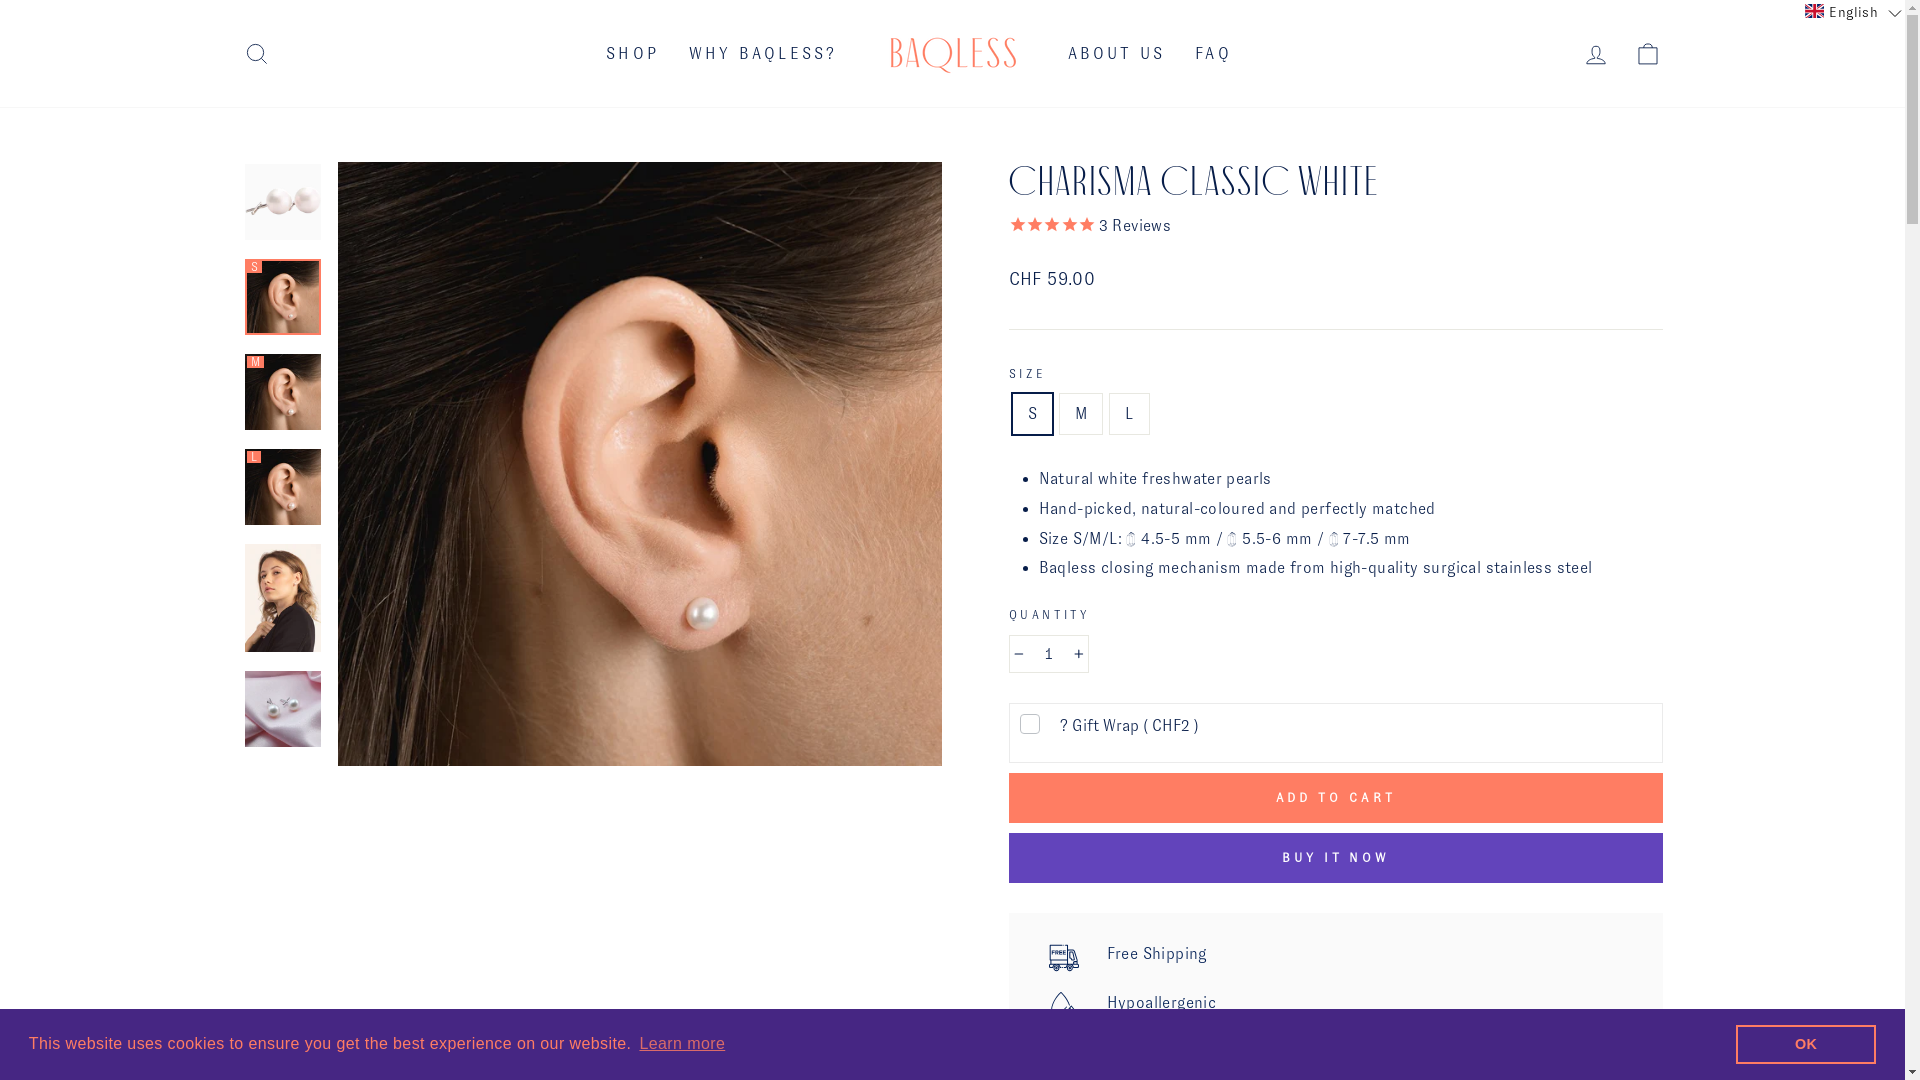 The width and height of the screenshot is (1920, 1080). I want to click on 'Skip to content', so click(0, 0).